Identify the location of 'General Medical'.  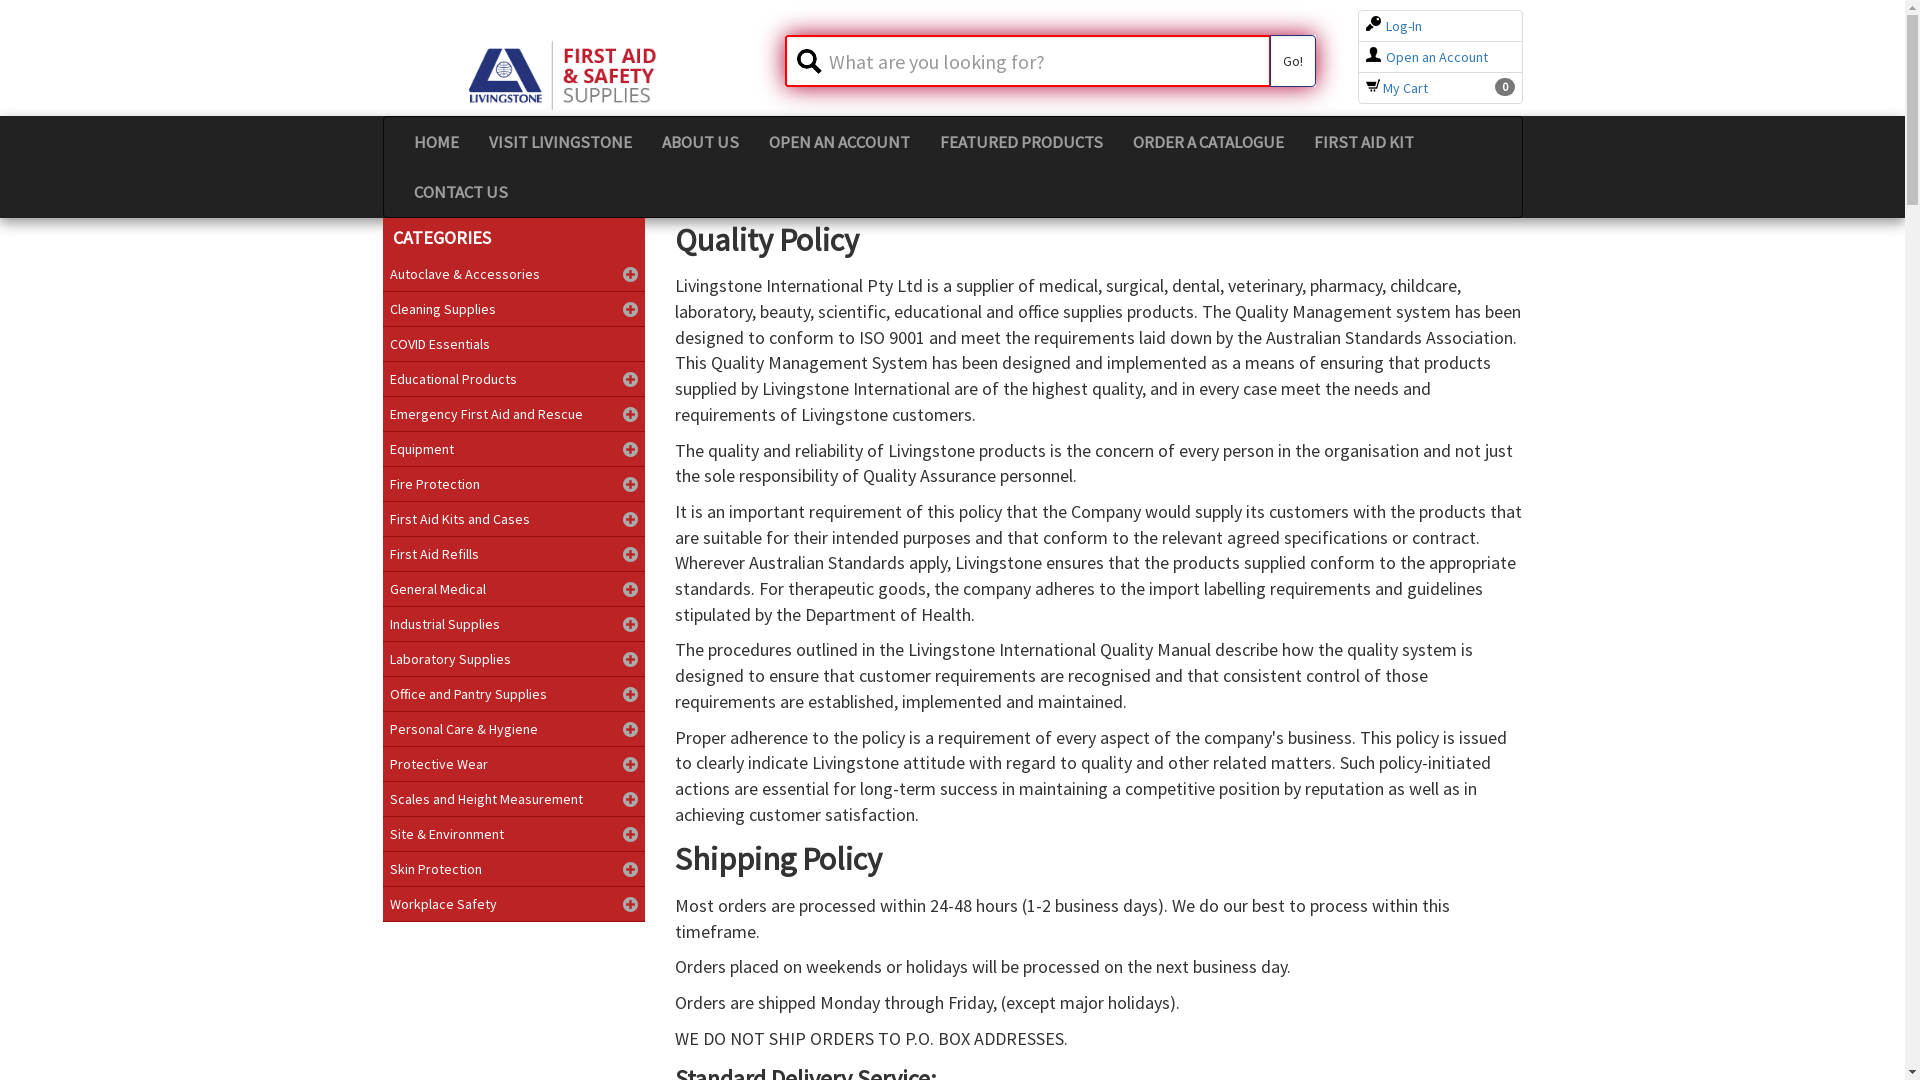
(513, 588).